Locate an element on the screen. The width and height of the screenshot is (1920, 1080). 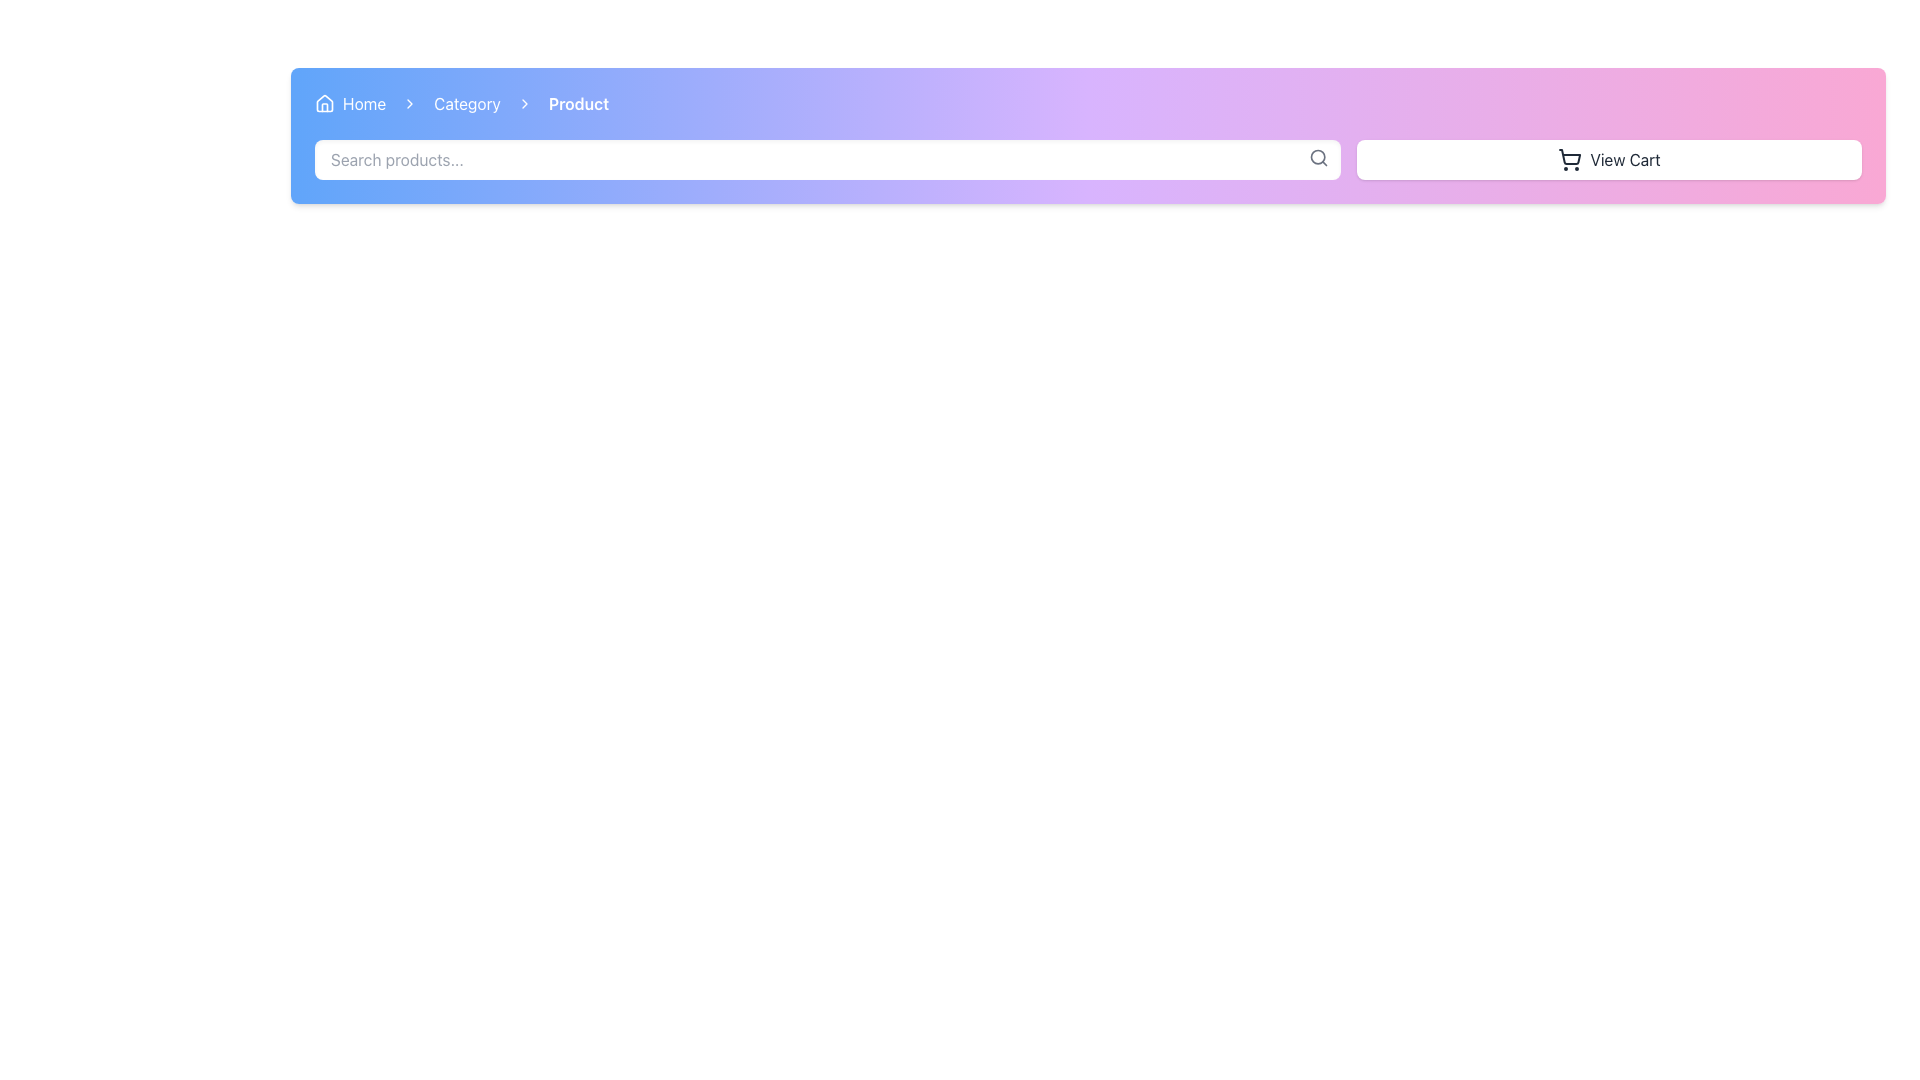
the interactive text link labeled 'Category' in the breadcrumb navigation bar is located at coordinates (466, 104).